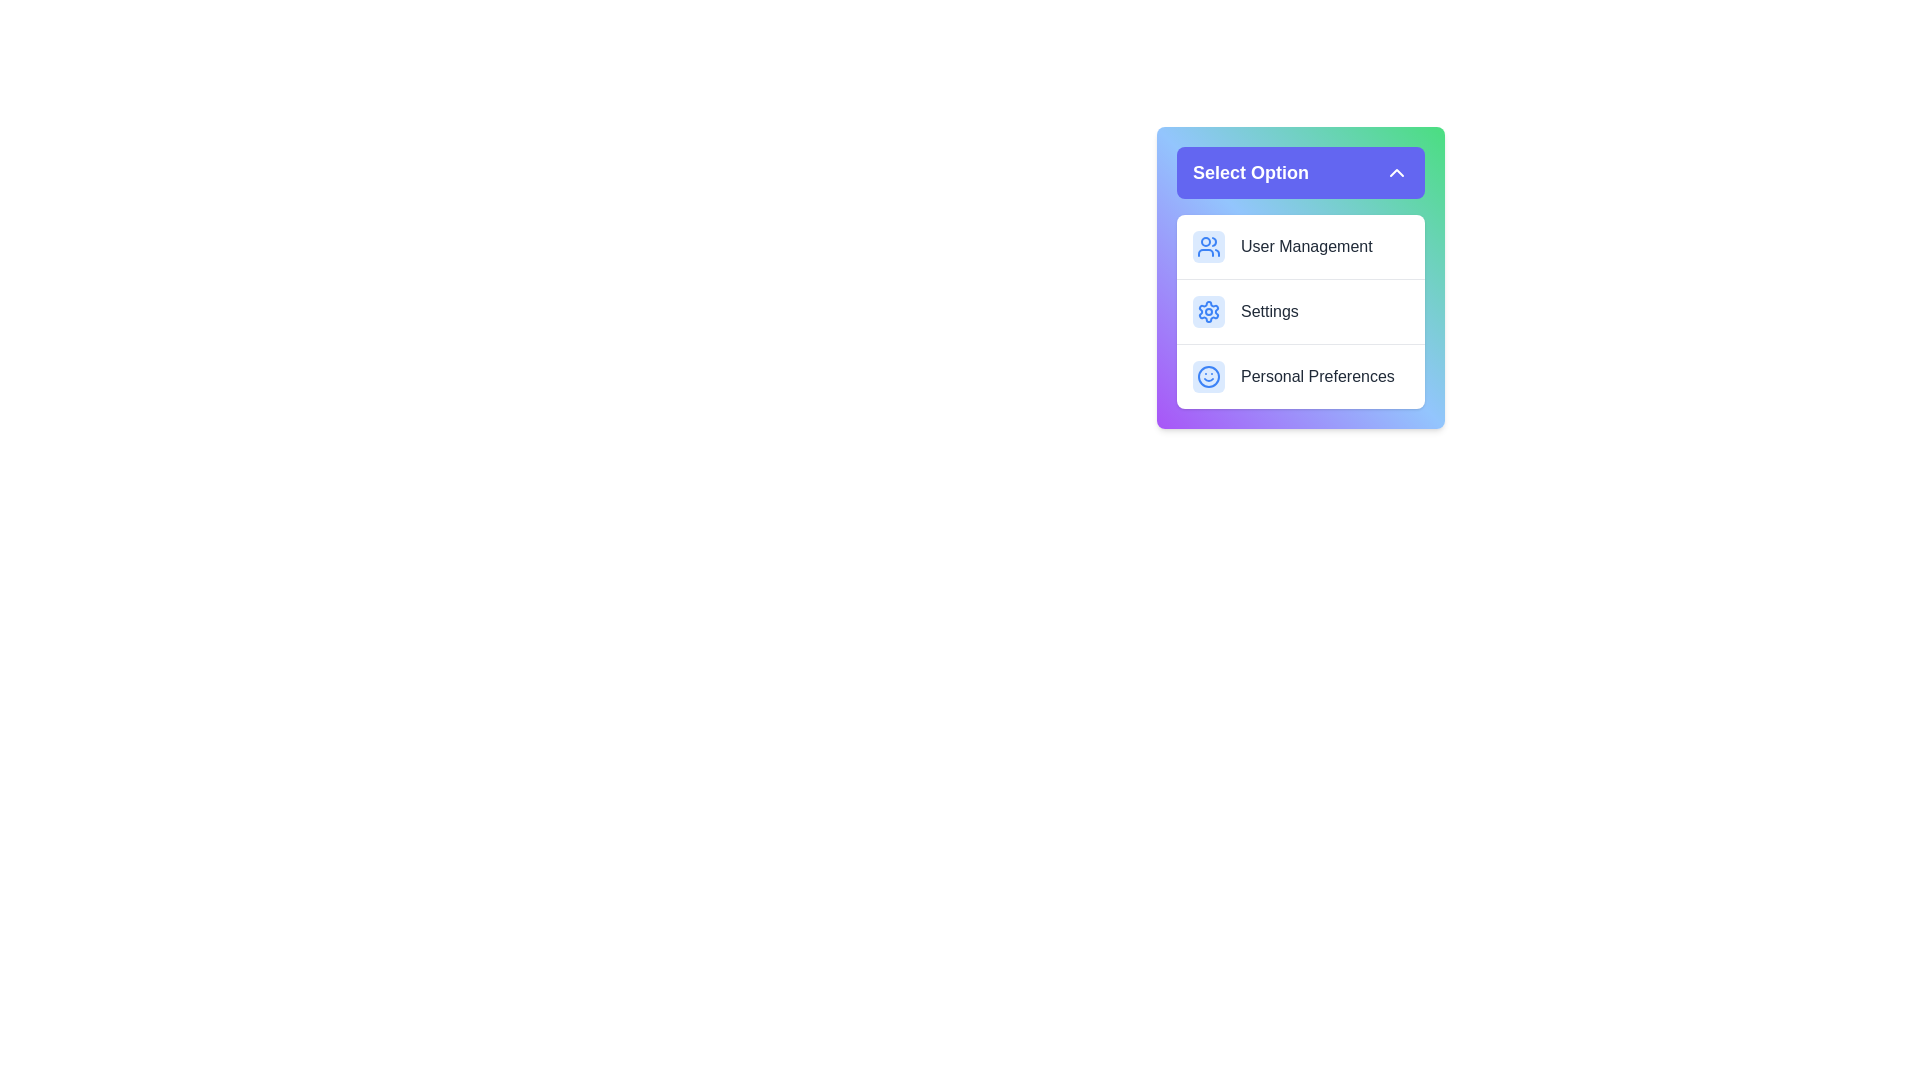  Describe the element at coordinates (1208, 312) in the screenshot. I see `the 'Settings' icon in the options menu` at that location.